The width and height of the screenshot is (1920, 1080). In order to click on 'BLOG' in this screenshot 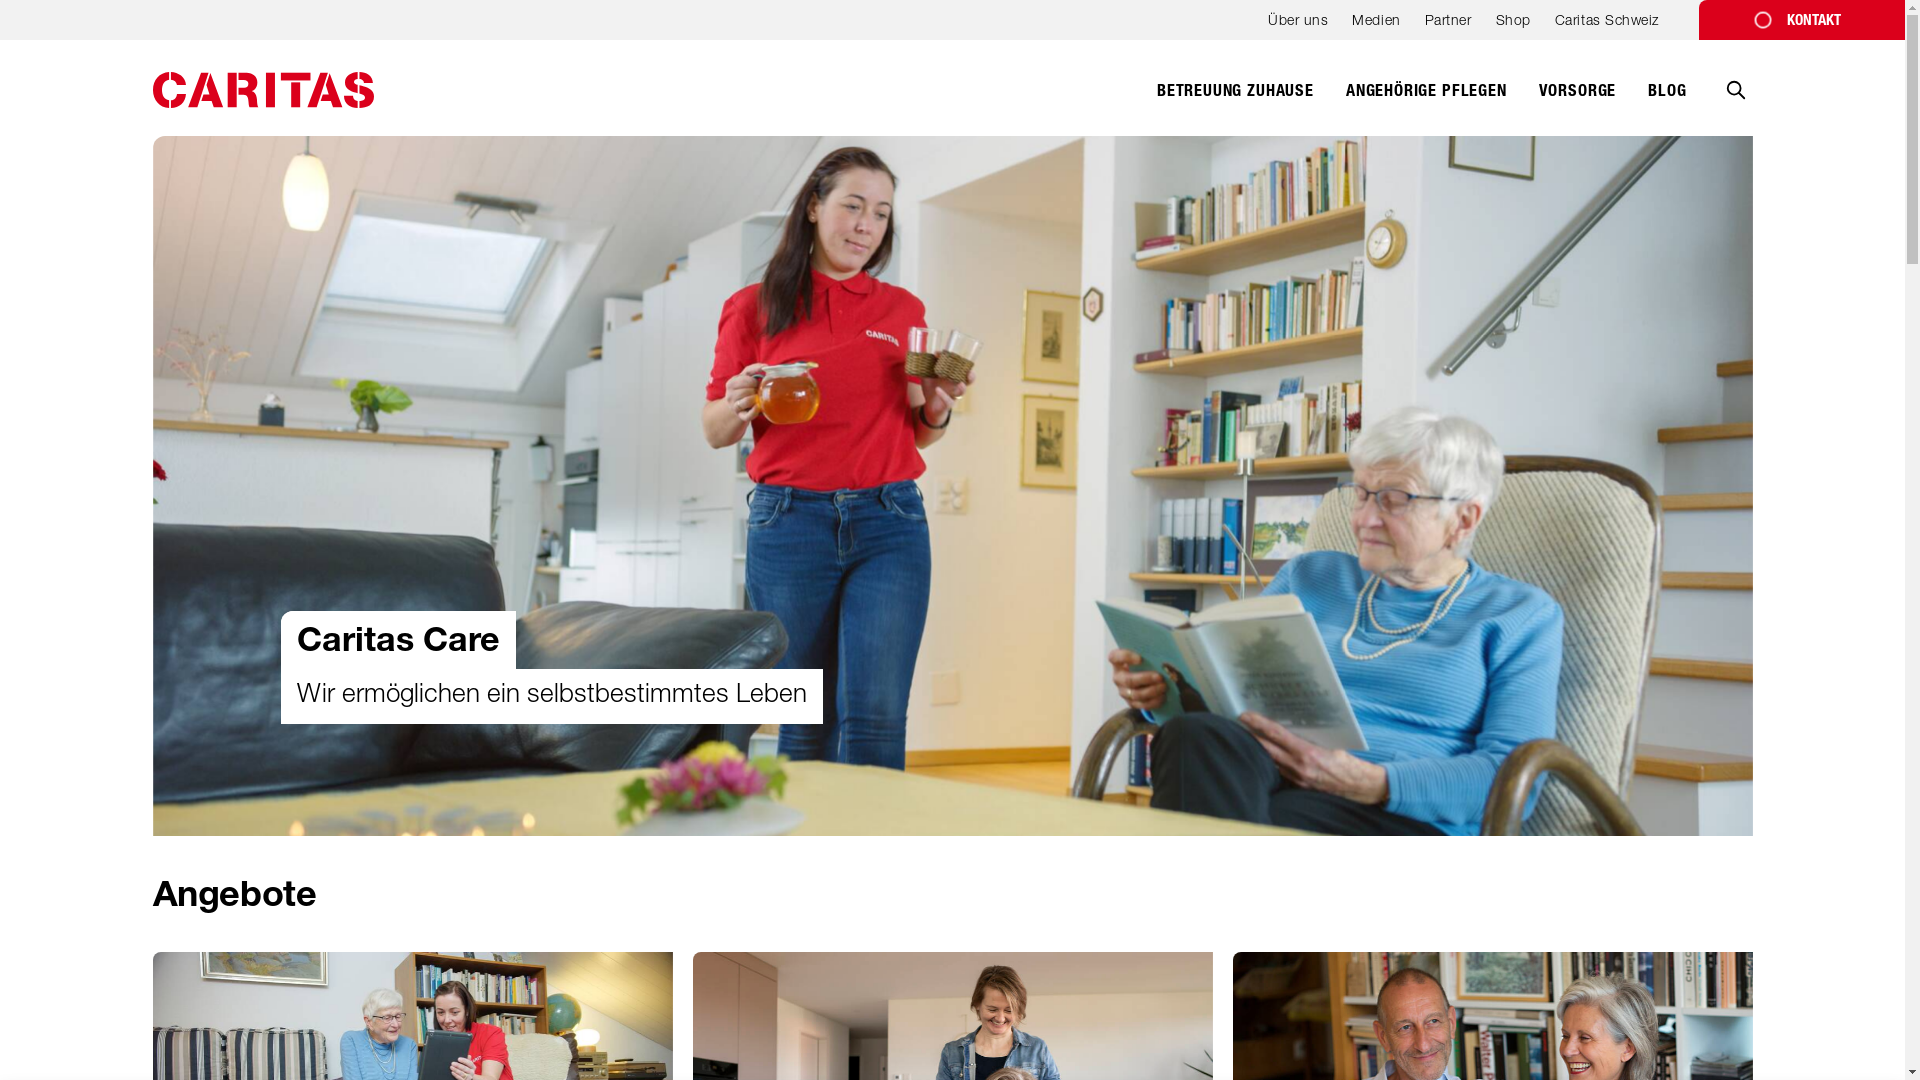, I will do `click(1666, 101)`.